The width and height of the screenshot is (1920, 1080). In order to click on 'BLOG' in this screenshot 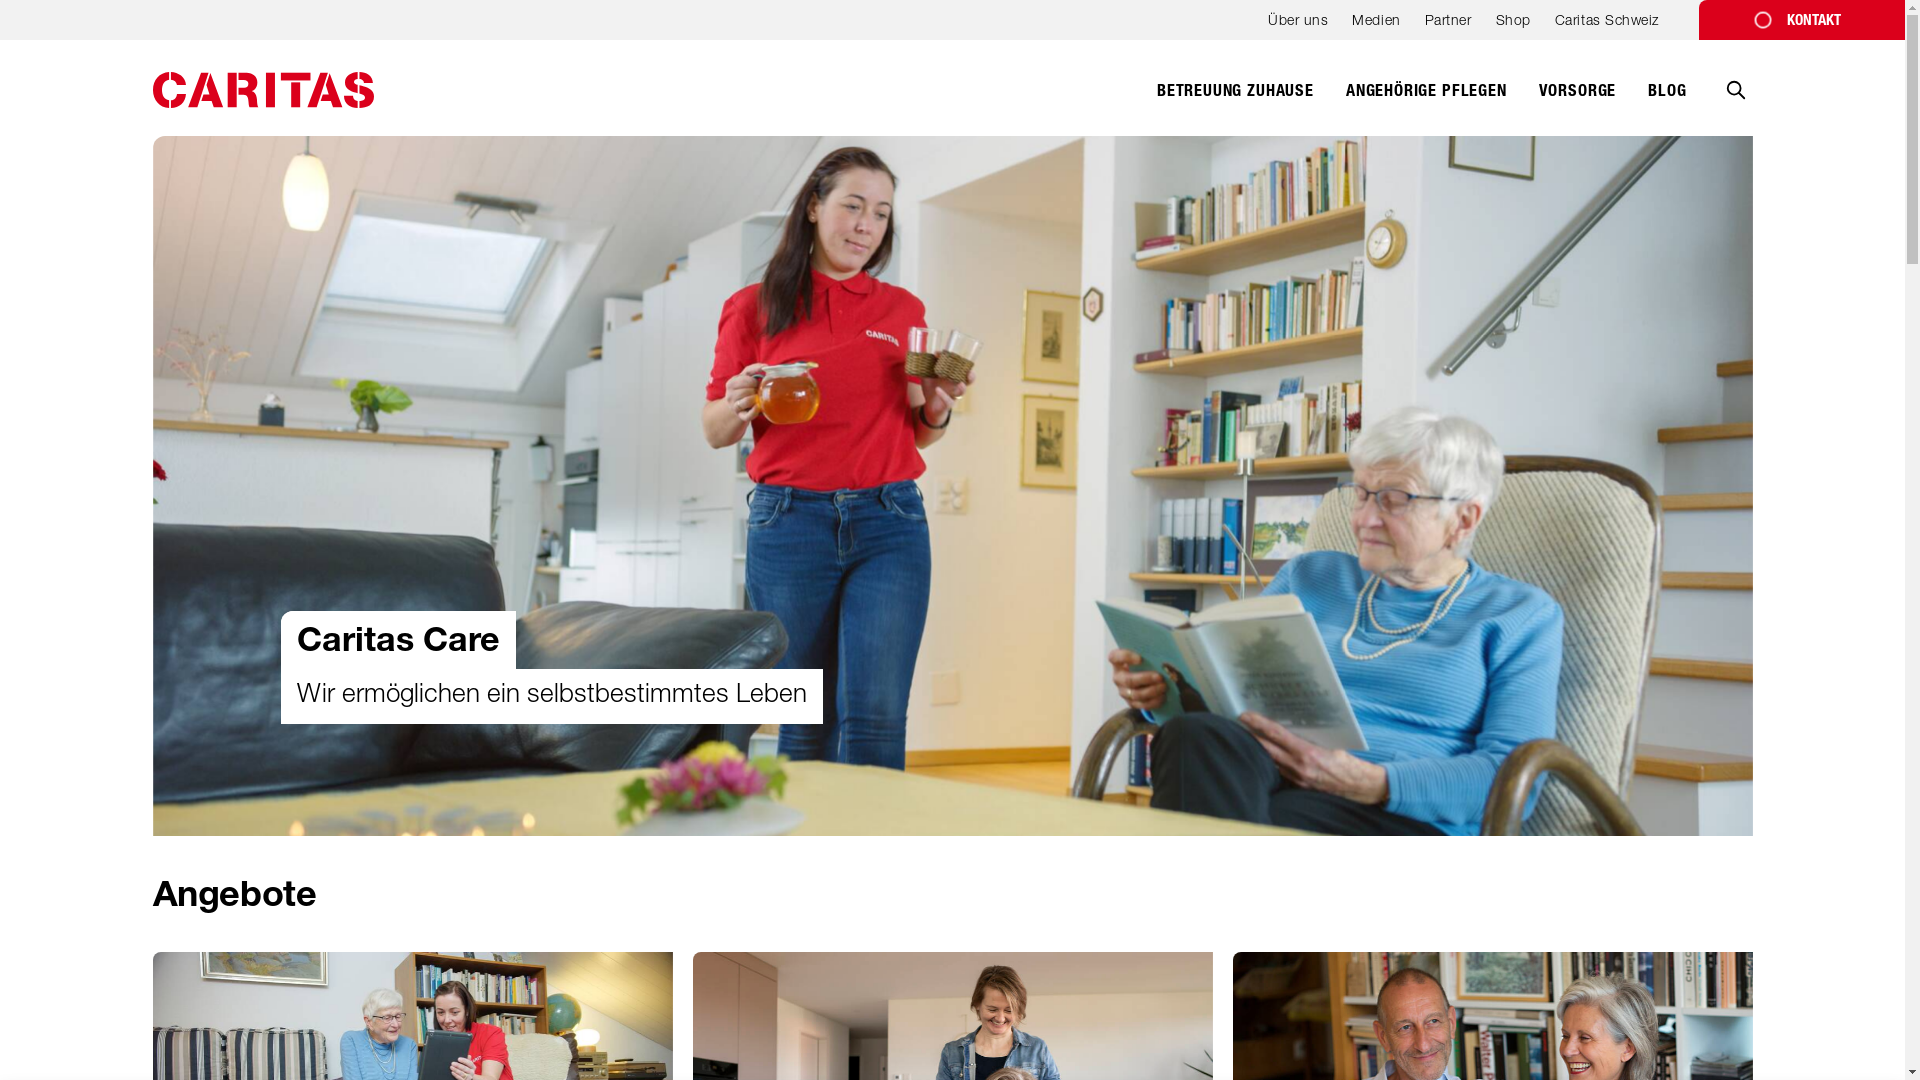, I will do `click(1666, 101)`.